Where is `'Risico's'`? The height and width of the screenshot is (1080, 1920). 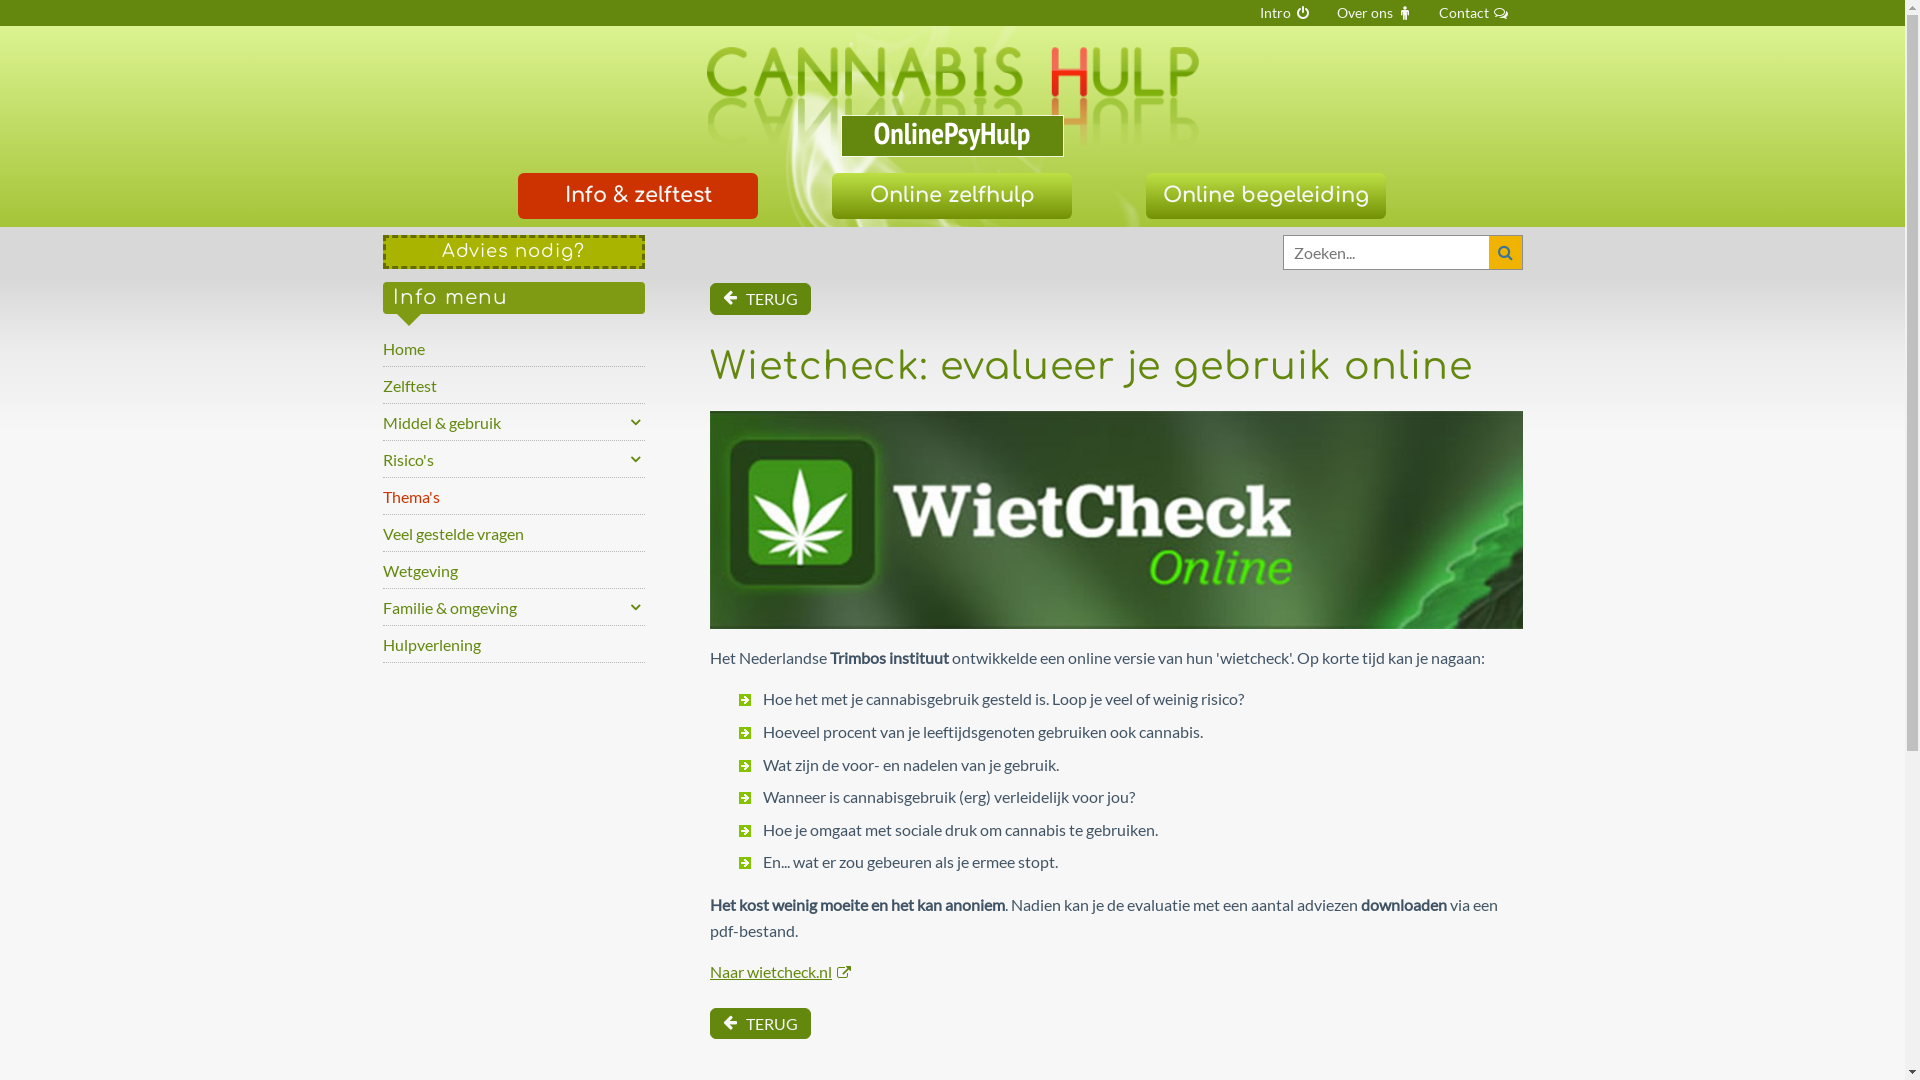
'Risico's' is located at coordinates (513, 459).